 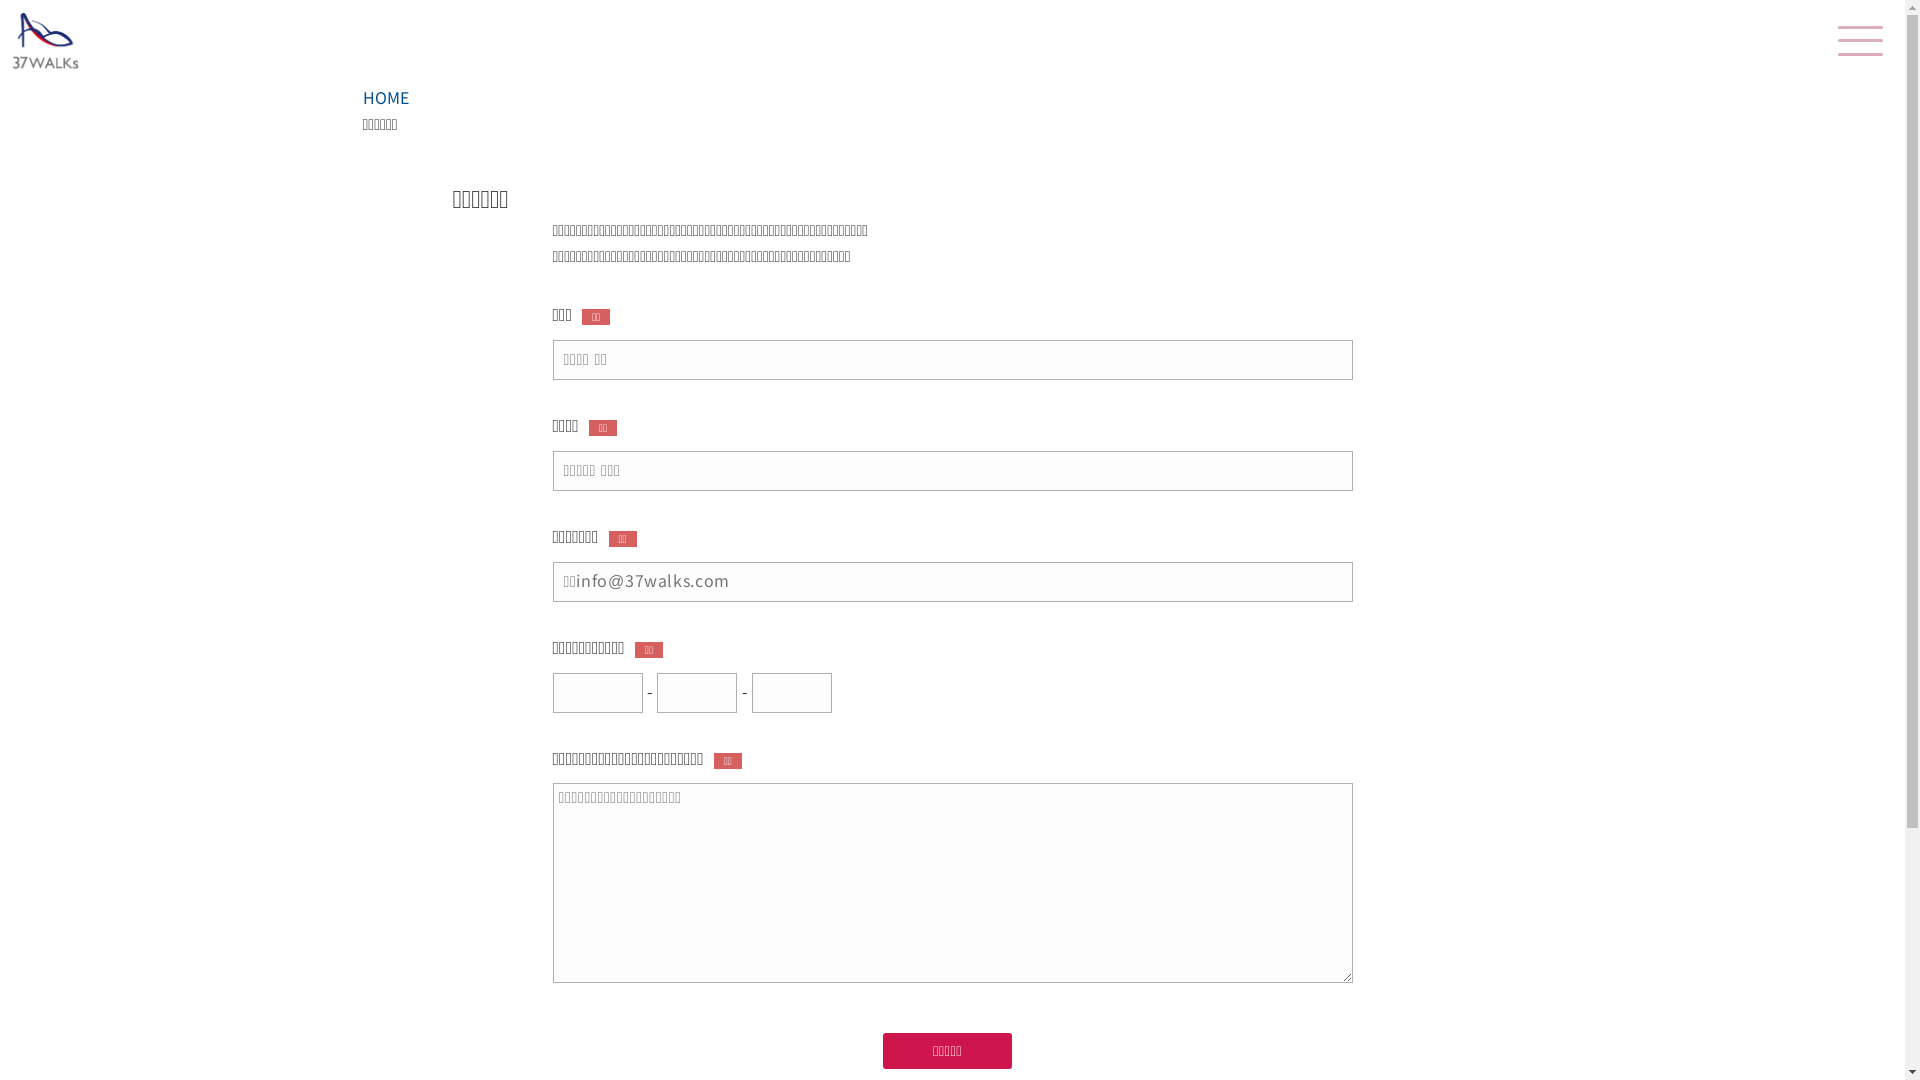 What do you see at coordinates (384, 98) in the screenshot?
I see `'HOME'` at bounding box center [384, 98].